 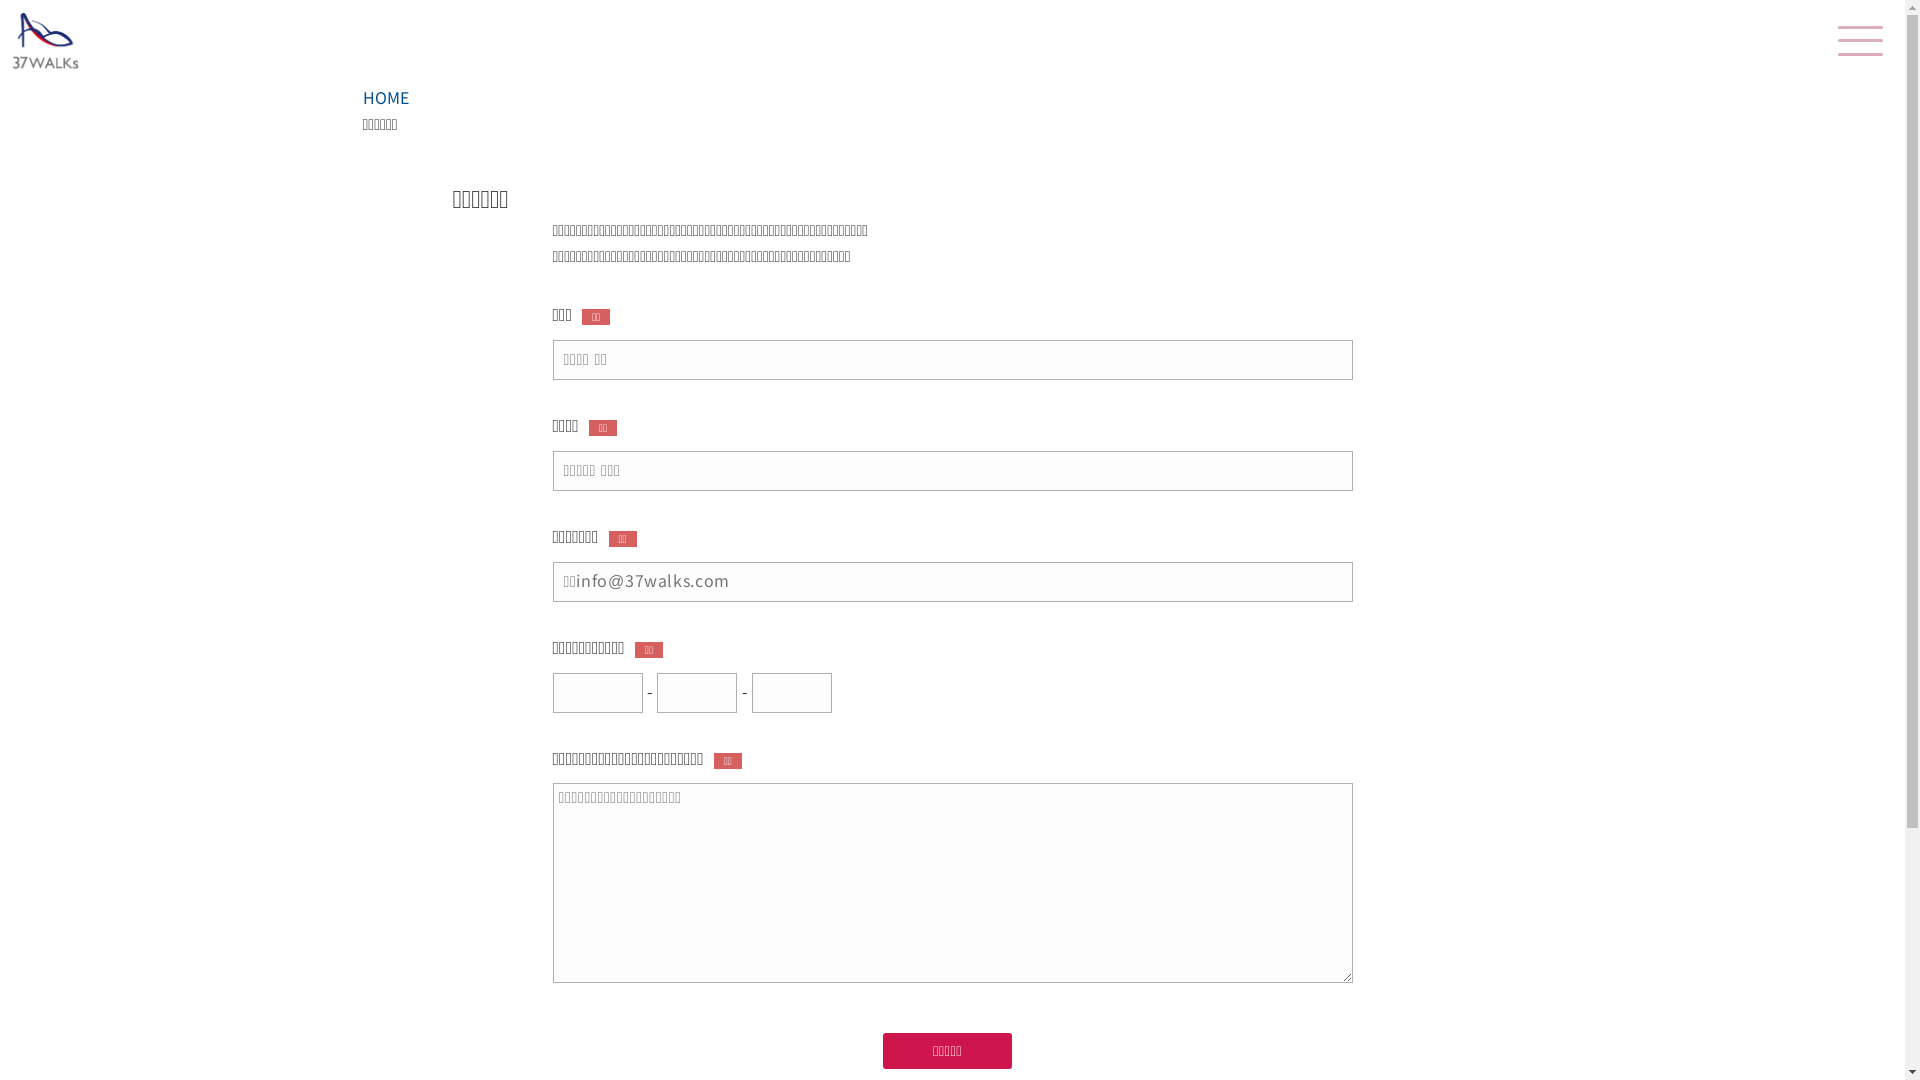 What do you see at coordinates (384, 98) in the screenshot?
I see `'HOME'` at bounding box center [384, 98].